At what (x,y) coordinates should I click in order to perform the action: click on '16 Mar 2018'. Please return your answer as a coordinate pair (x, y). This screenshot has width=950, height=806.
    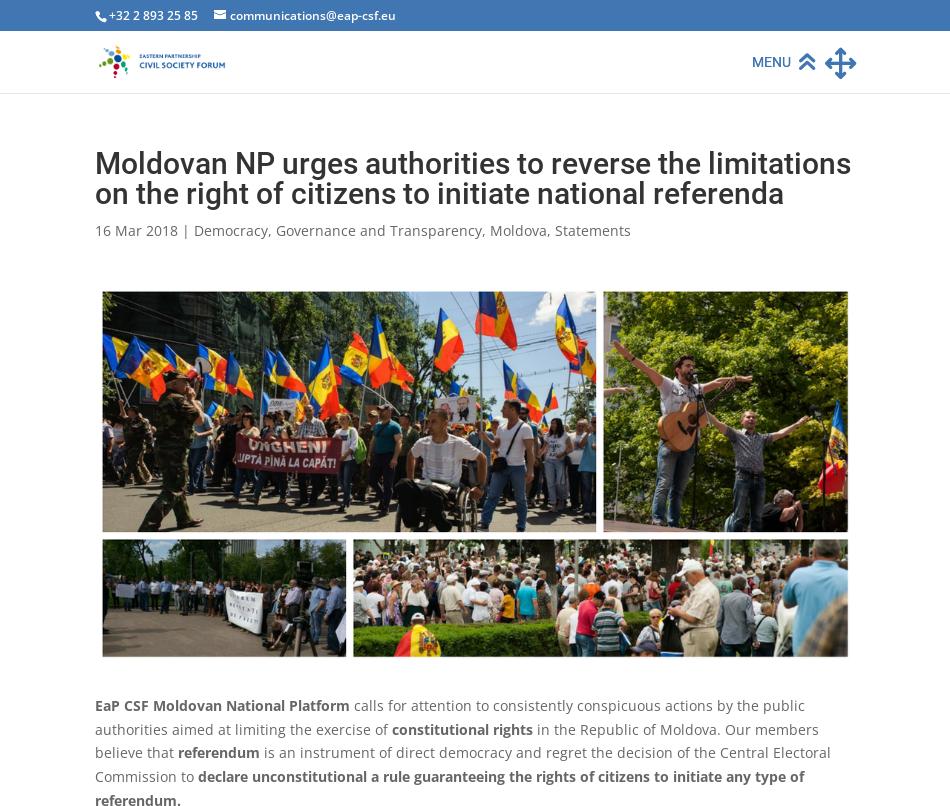
    Looking at the image, I should click on (95, 229).